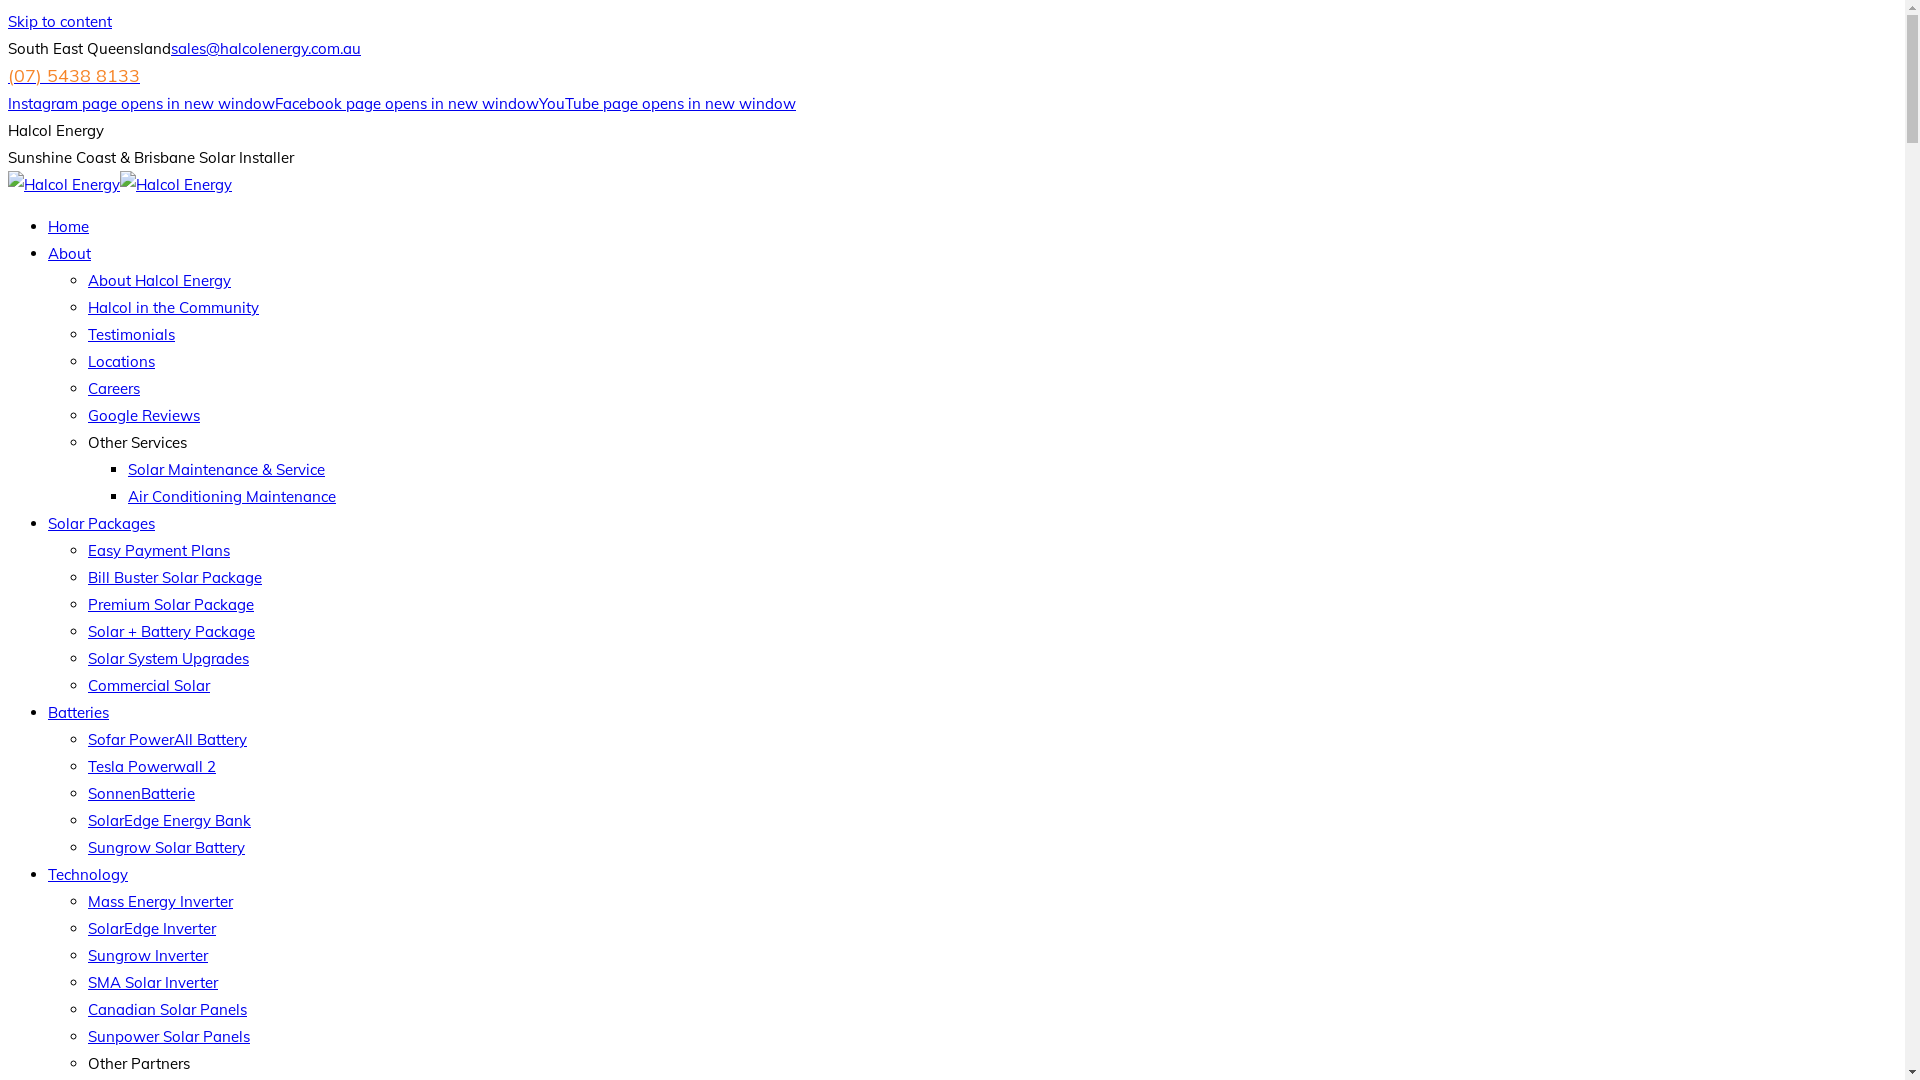  Describe the element at coordinates (136, 441) in the screenshot. I see `'Other Services'` at that location.